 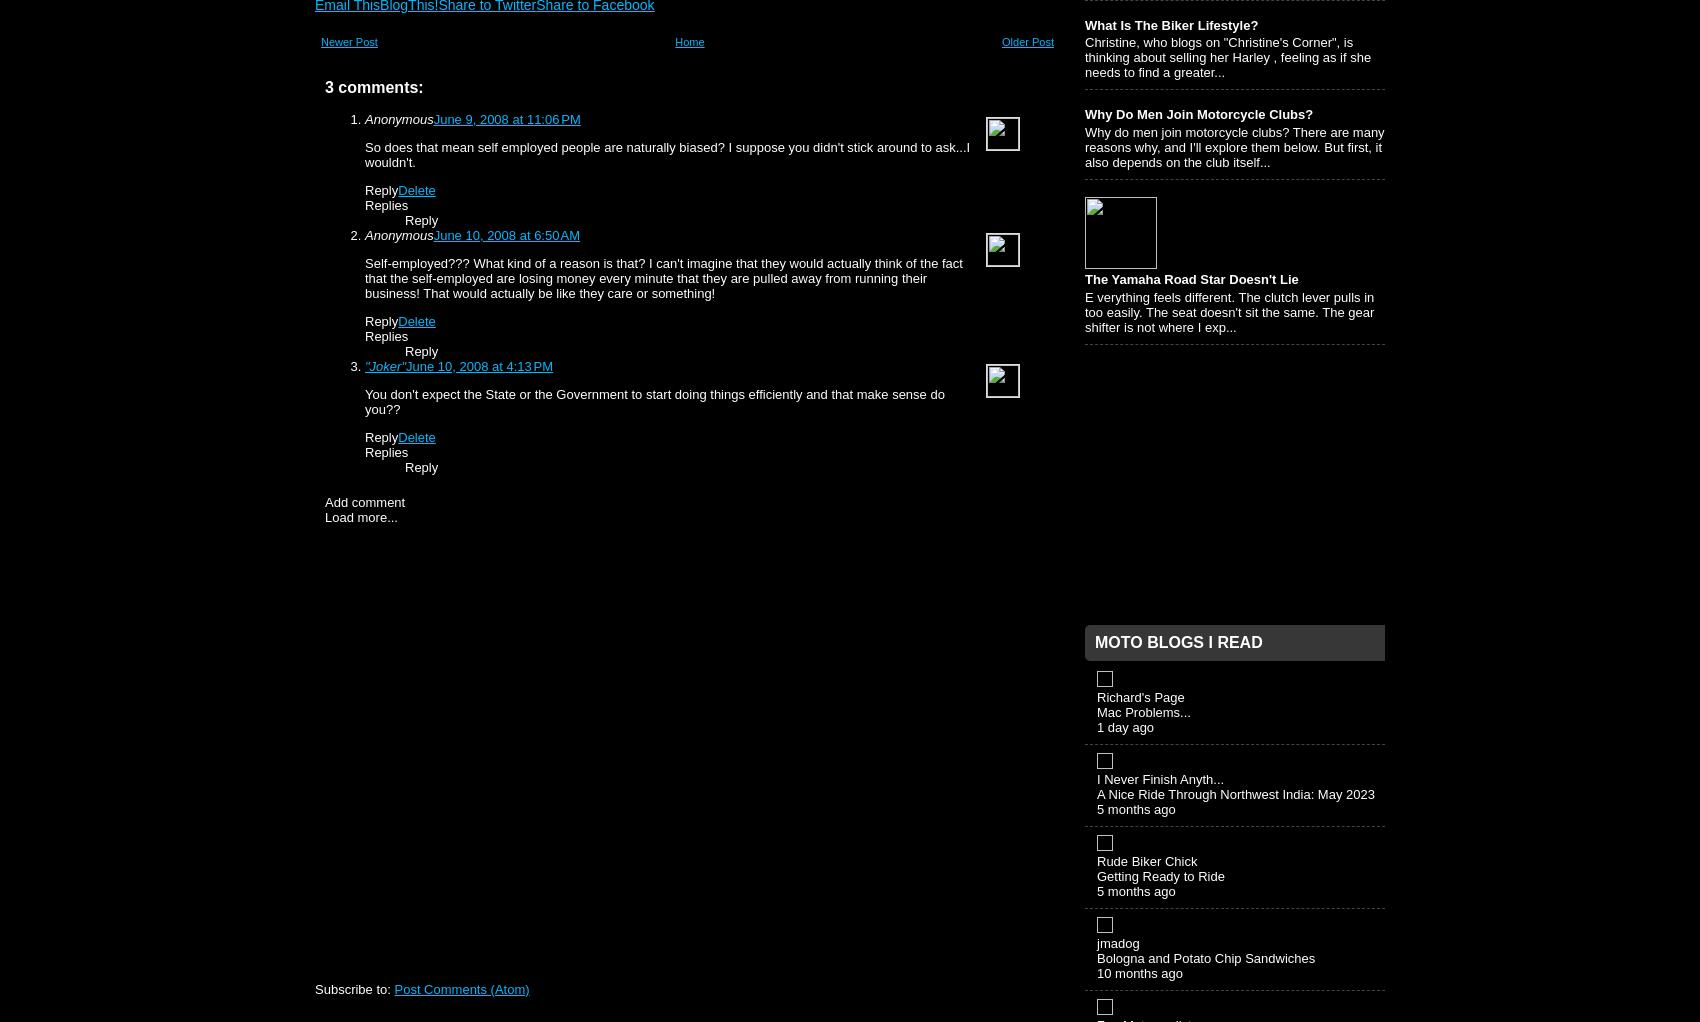 What do you see at coordinates (1084, 57) in the screenshot?
I see `'Christine, who blogs on "Christine's Corner", is thinking about selling her Harley , feeling as if she needs to find a greater...'` at bounding box center [1084, 57].